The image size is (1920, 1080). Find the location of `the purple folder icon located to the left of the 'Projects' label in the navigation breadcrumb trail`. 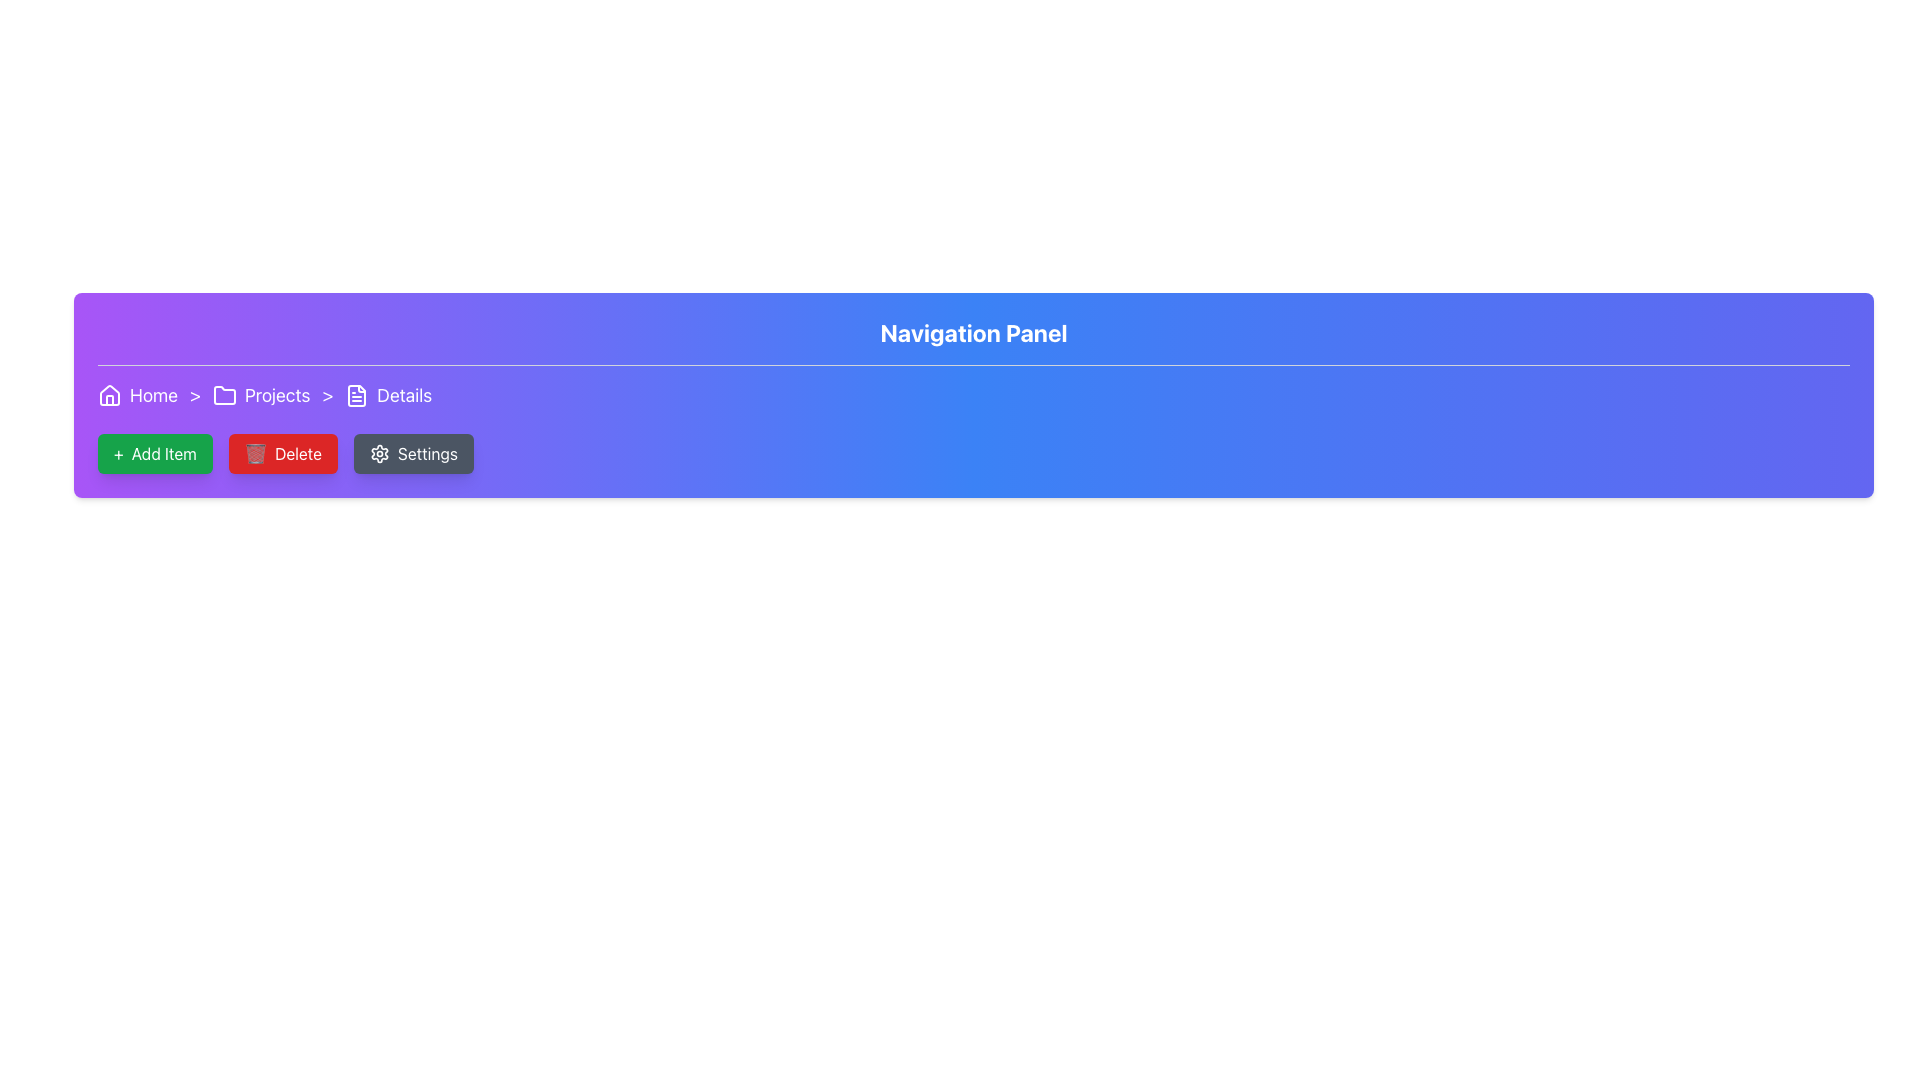

the purple folder icon located to the left of the 'Projects' label in the navigation breadcrumb trail is located at coordinates (224, 395).